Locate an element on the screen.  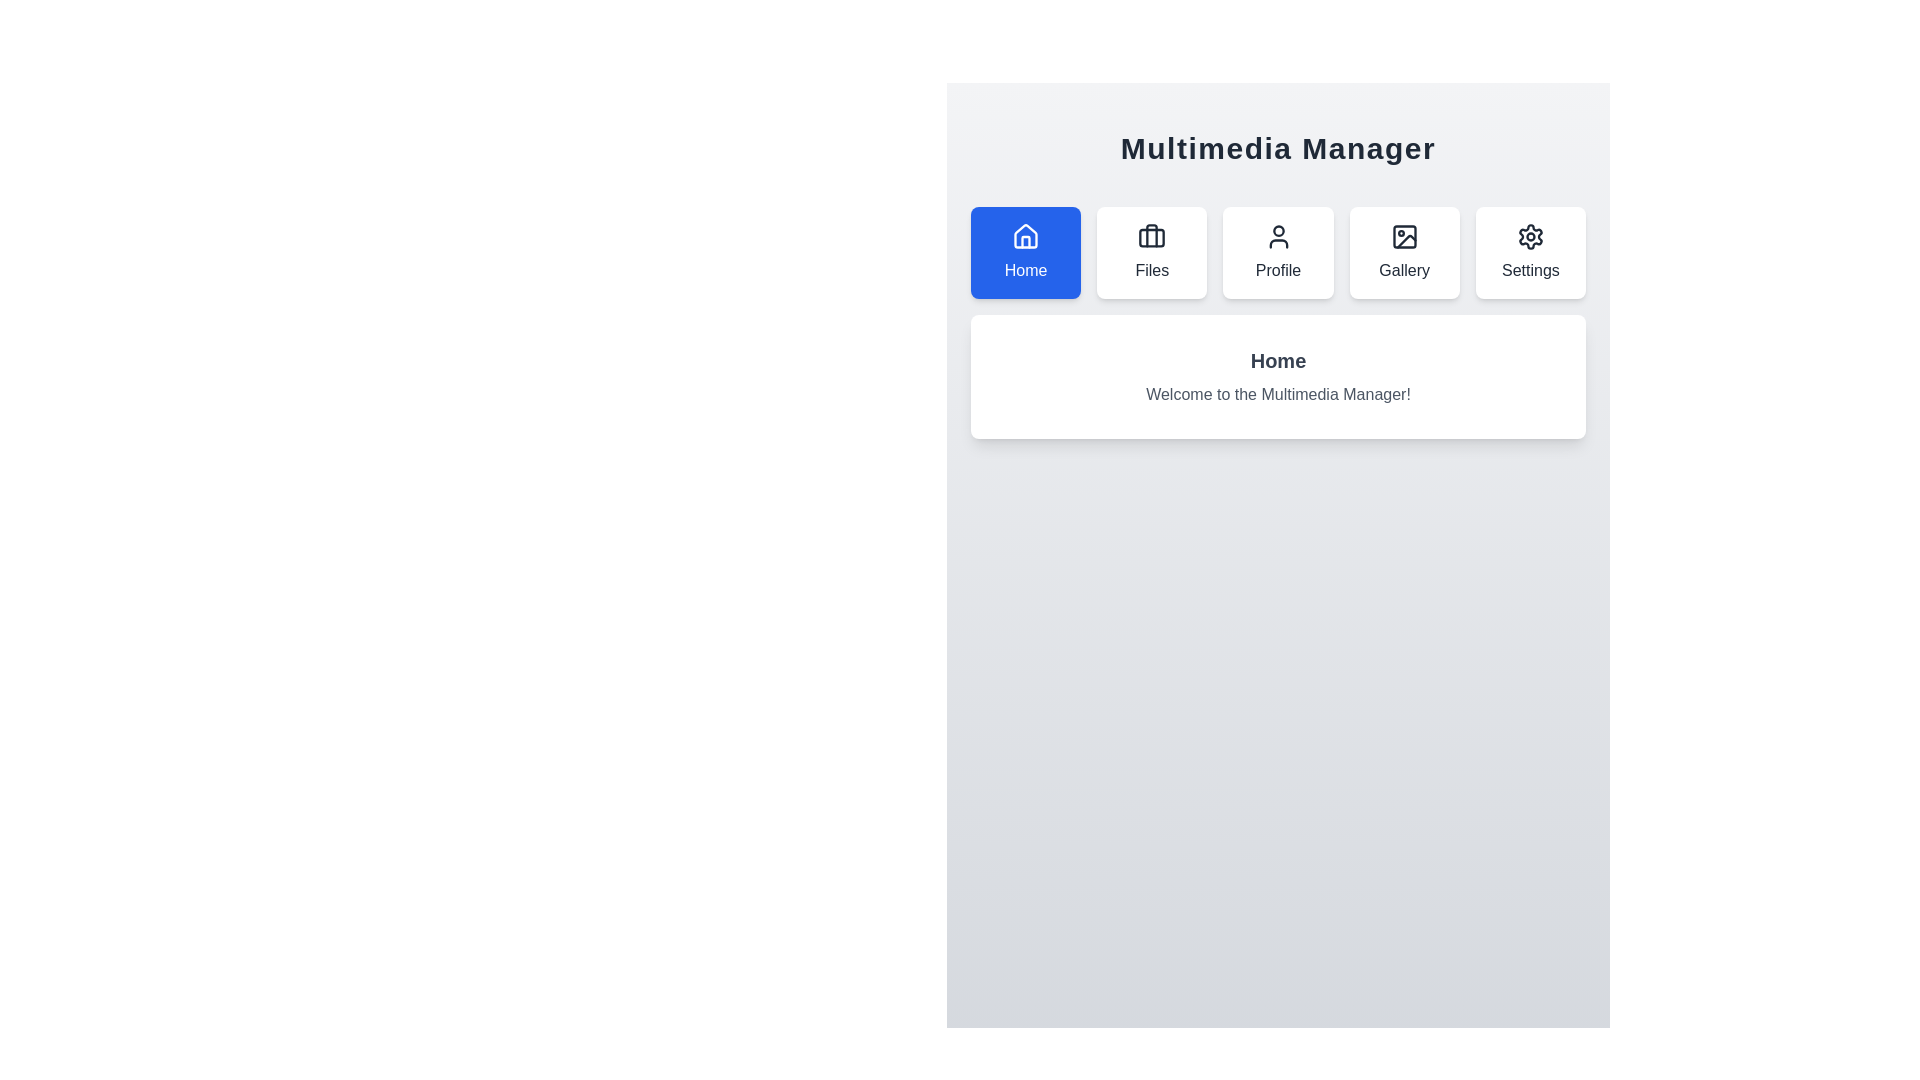
the house icon in the navigation menu is located at coordinates (1026, 235).